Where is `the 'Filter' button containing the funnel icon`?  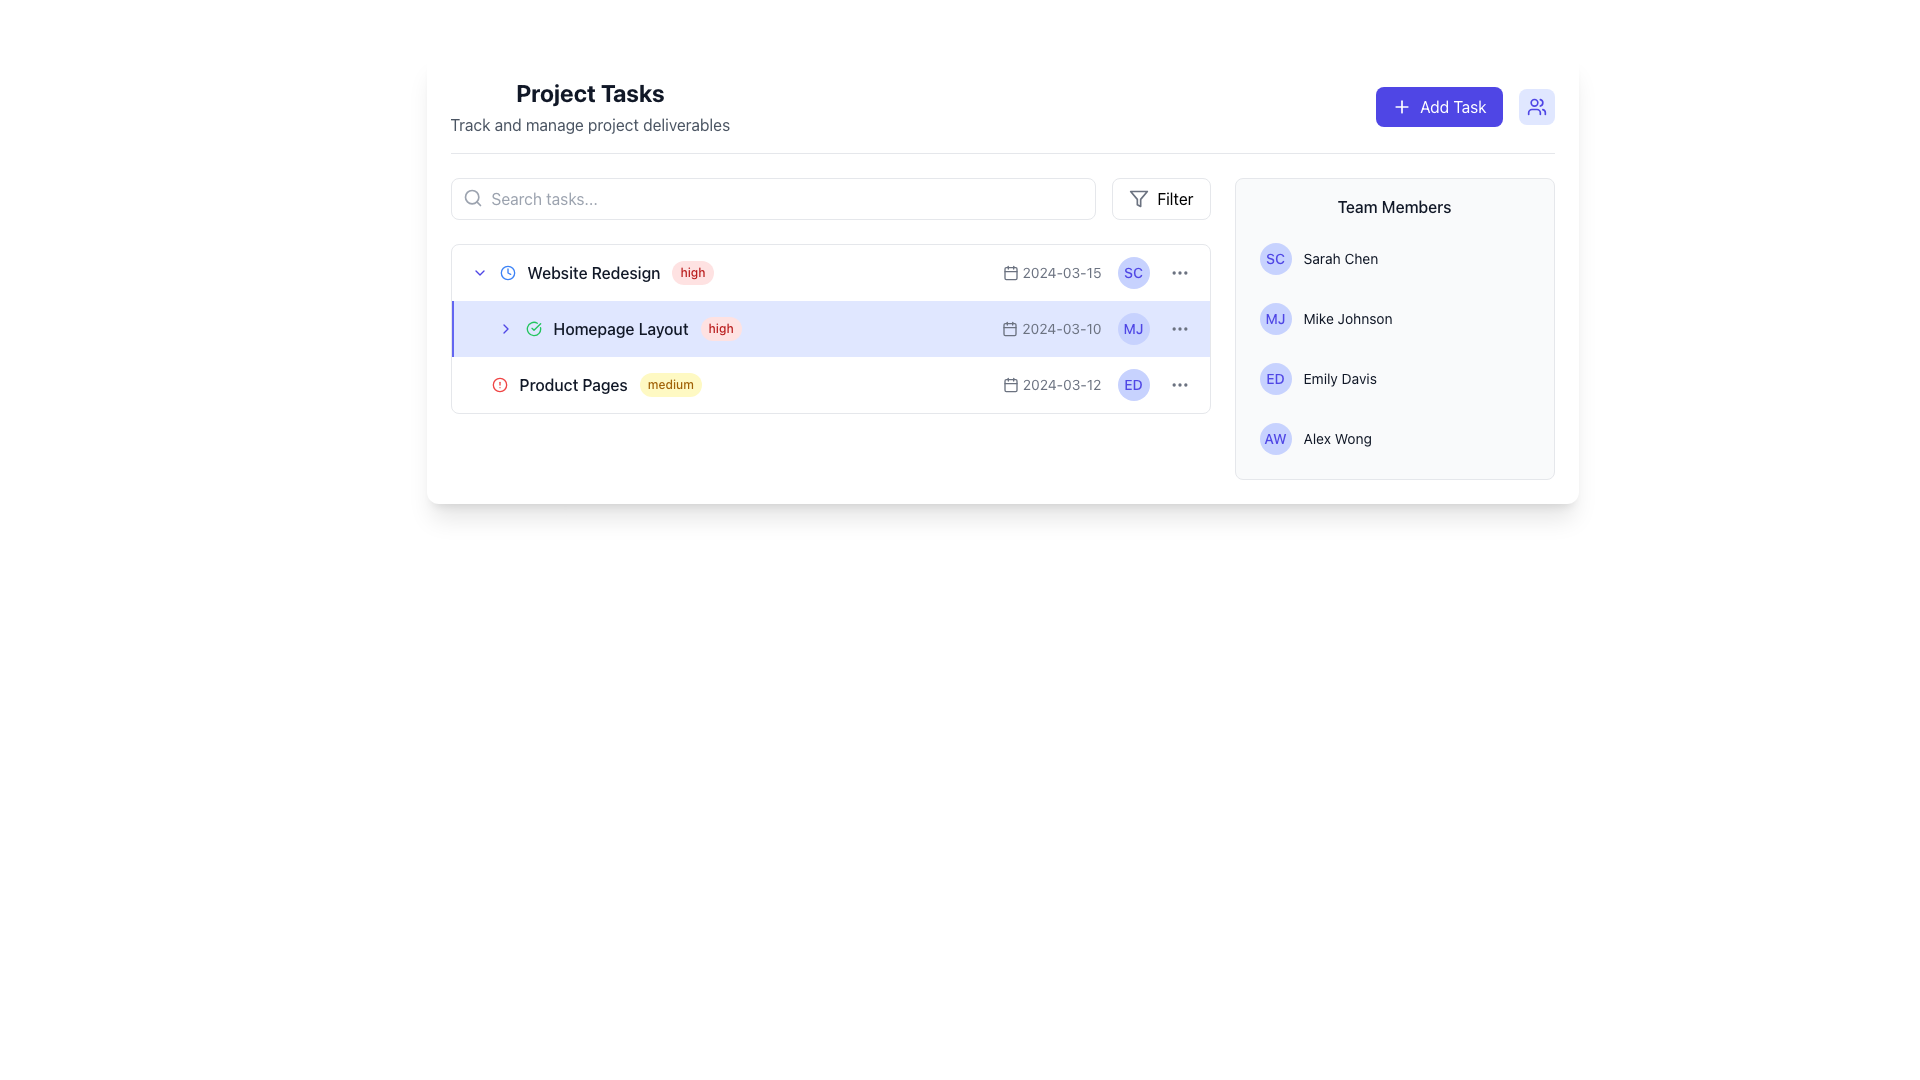
the 'Filter' button containing the funnel icon is located at coordinates (1138, 199).